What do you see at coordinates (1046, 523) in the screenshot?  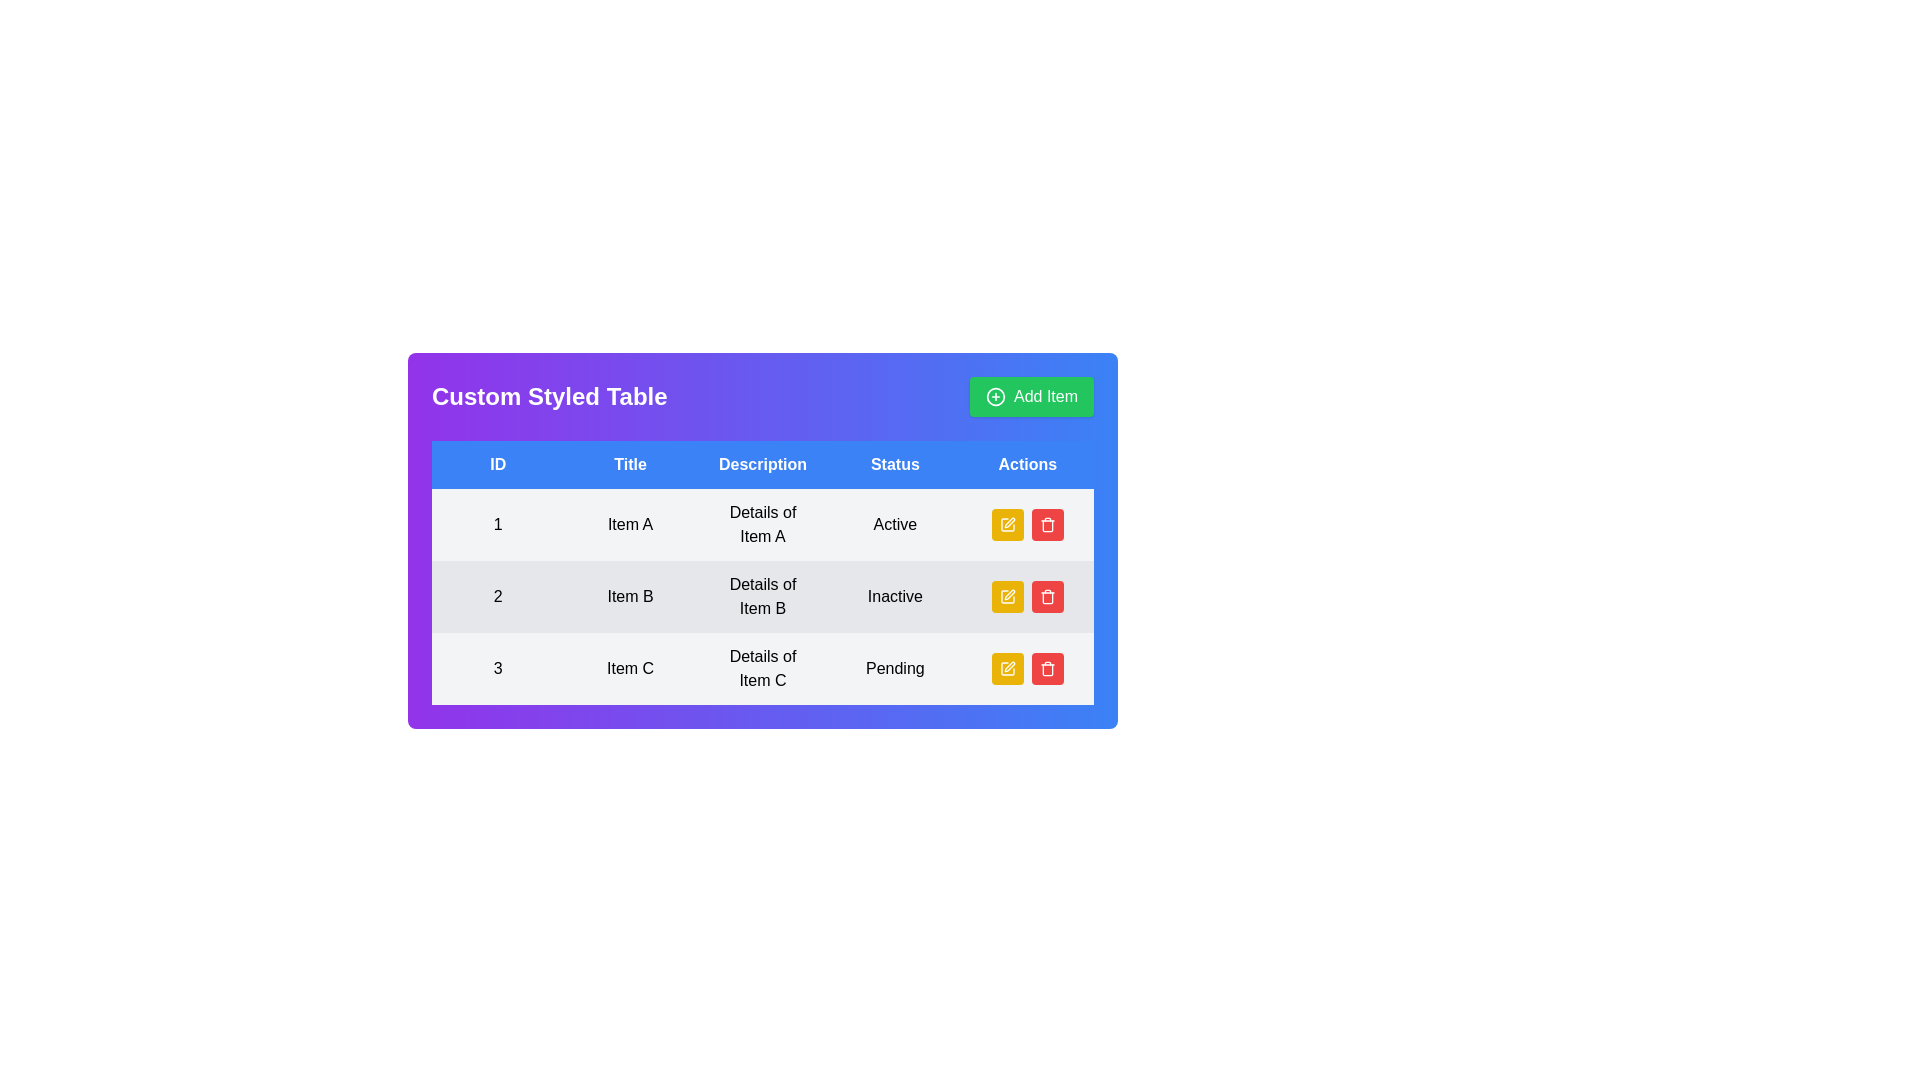 I see `the trash can icon button in the 'Actions' column of the table, specifically in the third row for 'Item C'` at bounding box center [1046, 523].